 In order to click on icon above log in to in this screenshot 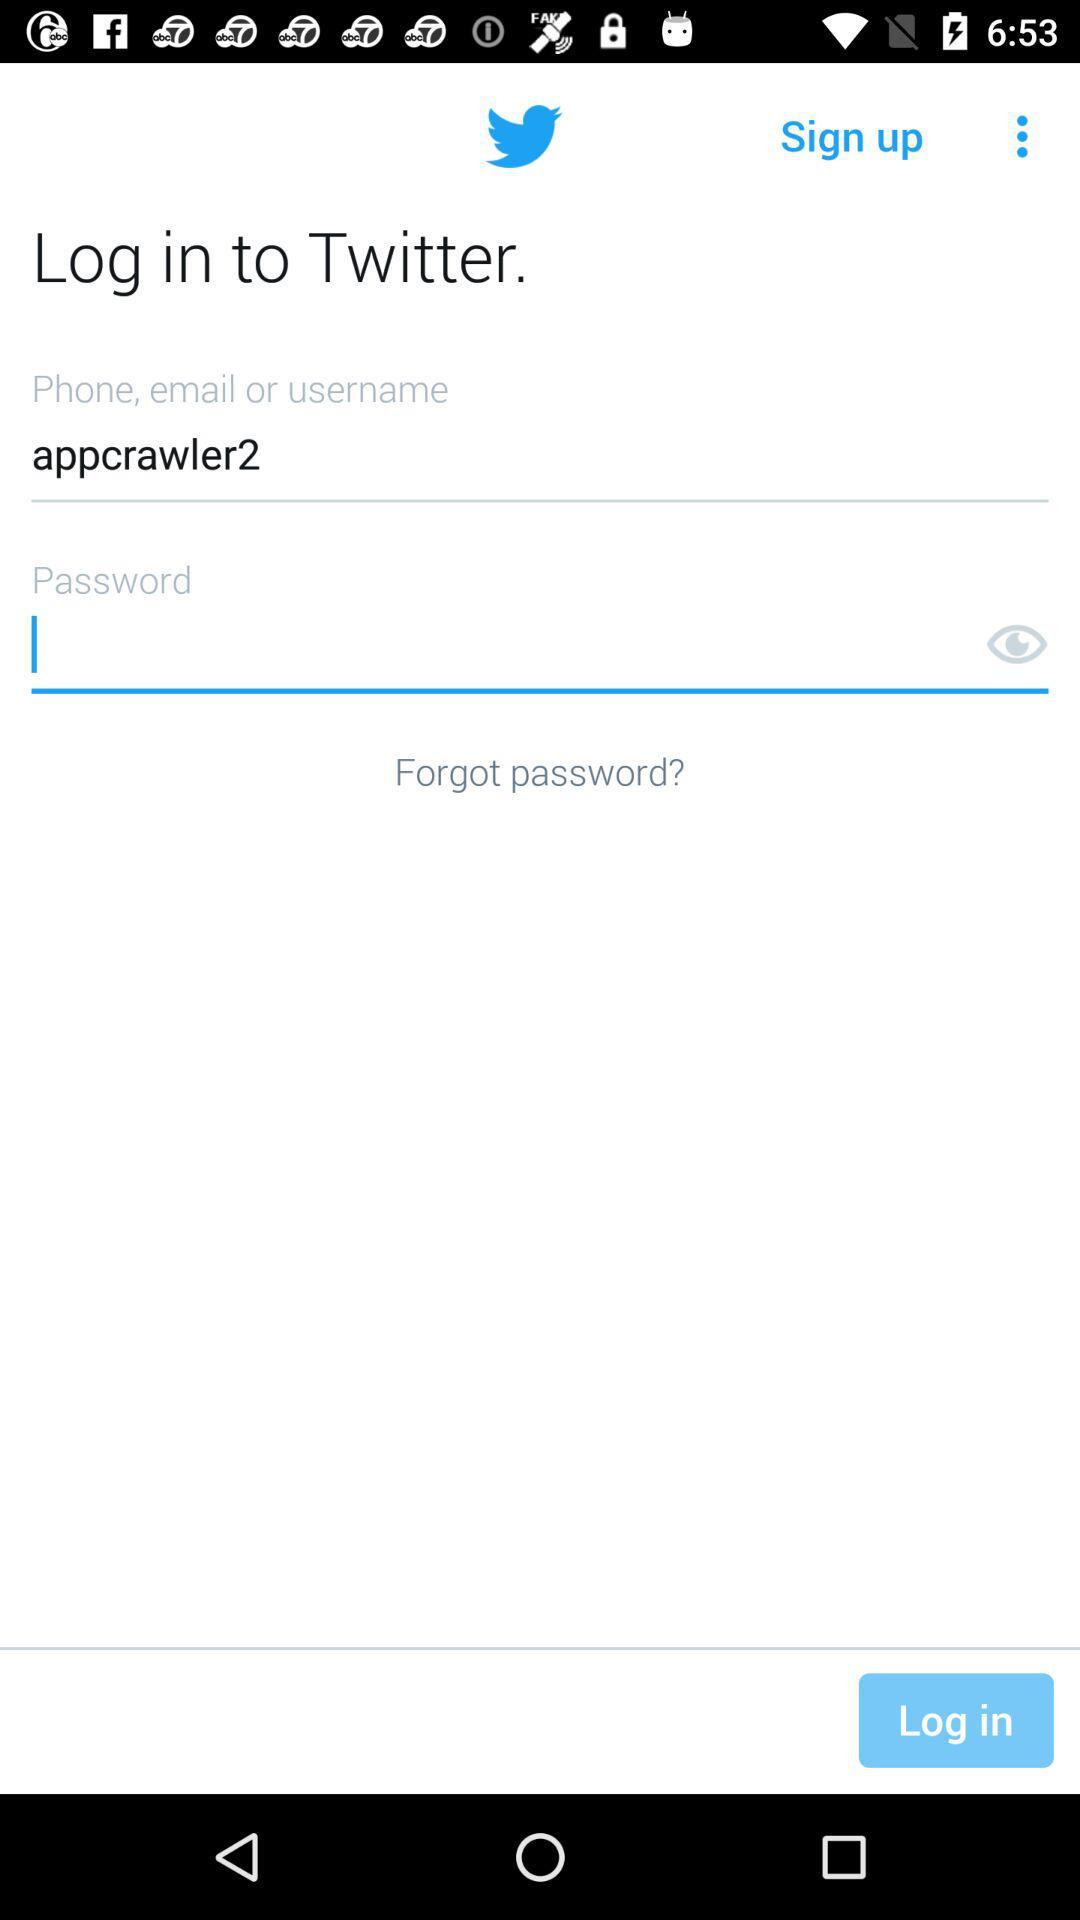, I will do `click(1022, 135)`.